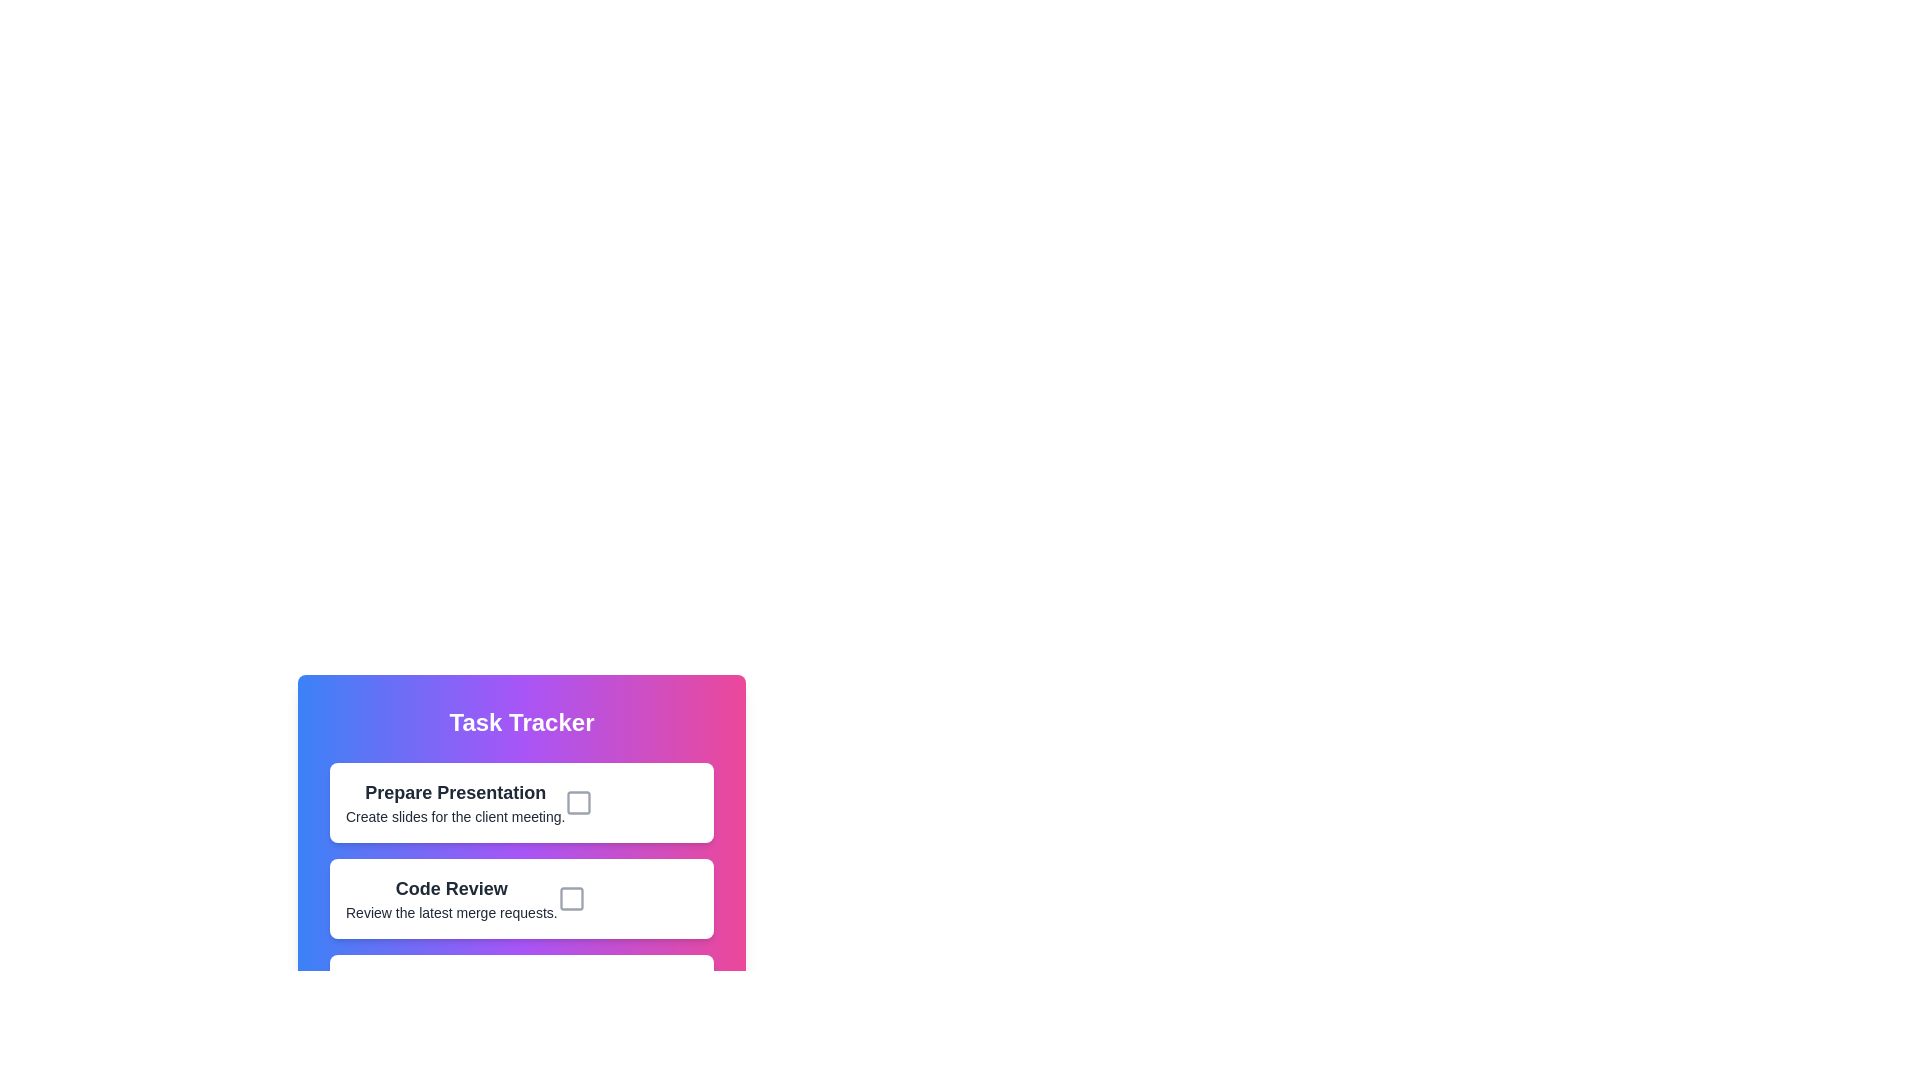 The image size is (1920, 1080). I want to click on the checkbox located to the right of the 'Code Review' task label within the task card, so click(570, 897).